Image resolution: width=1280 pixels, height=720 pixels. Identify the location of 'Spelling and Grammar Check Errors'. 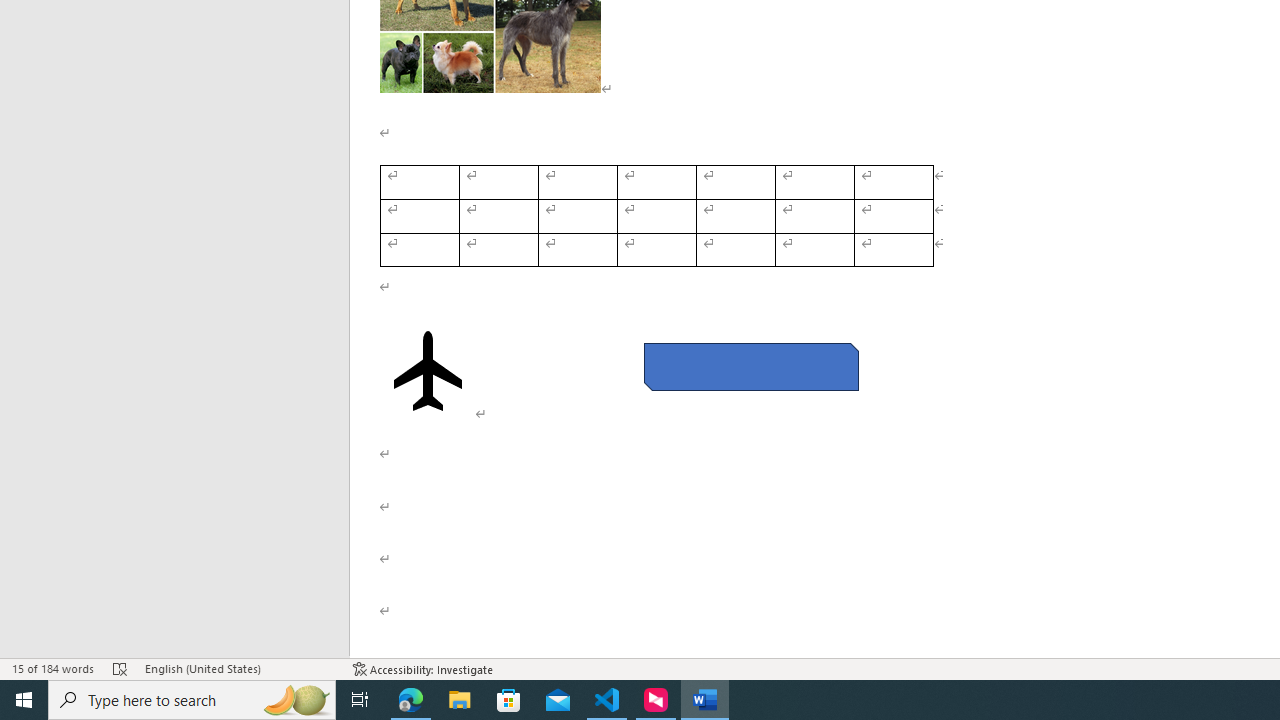
(119, 669).